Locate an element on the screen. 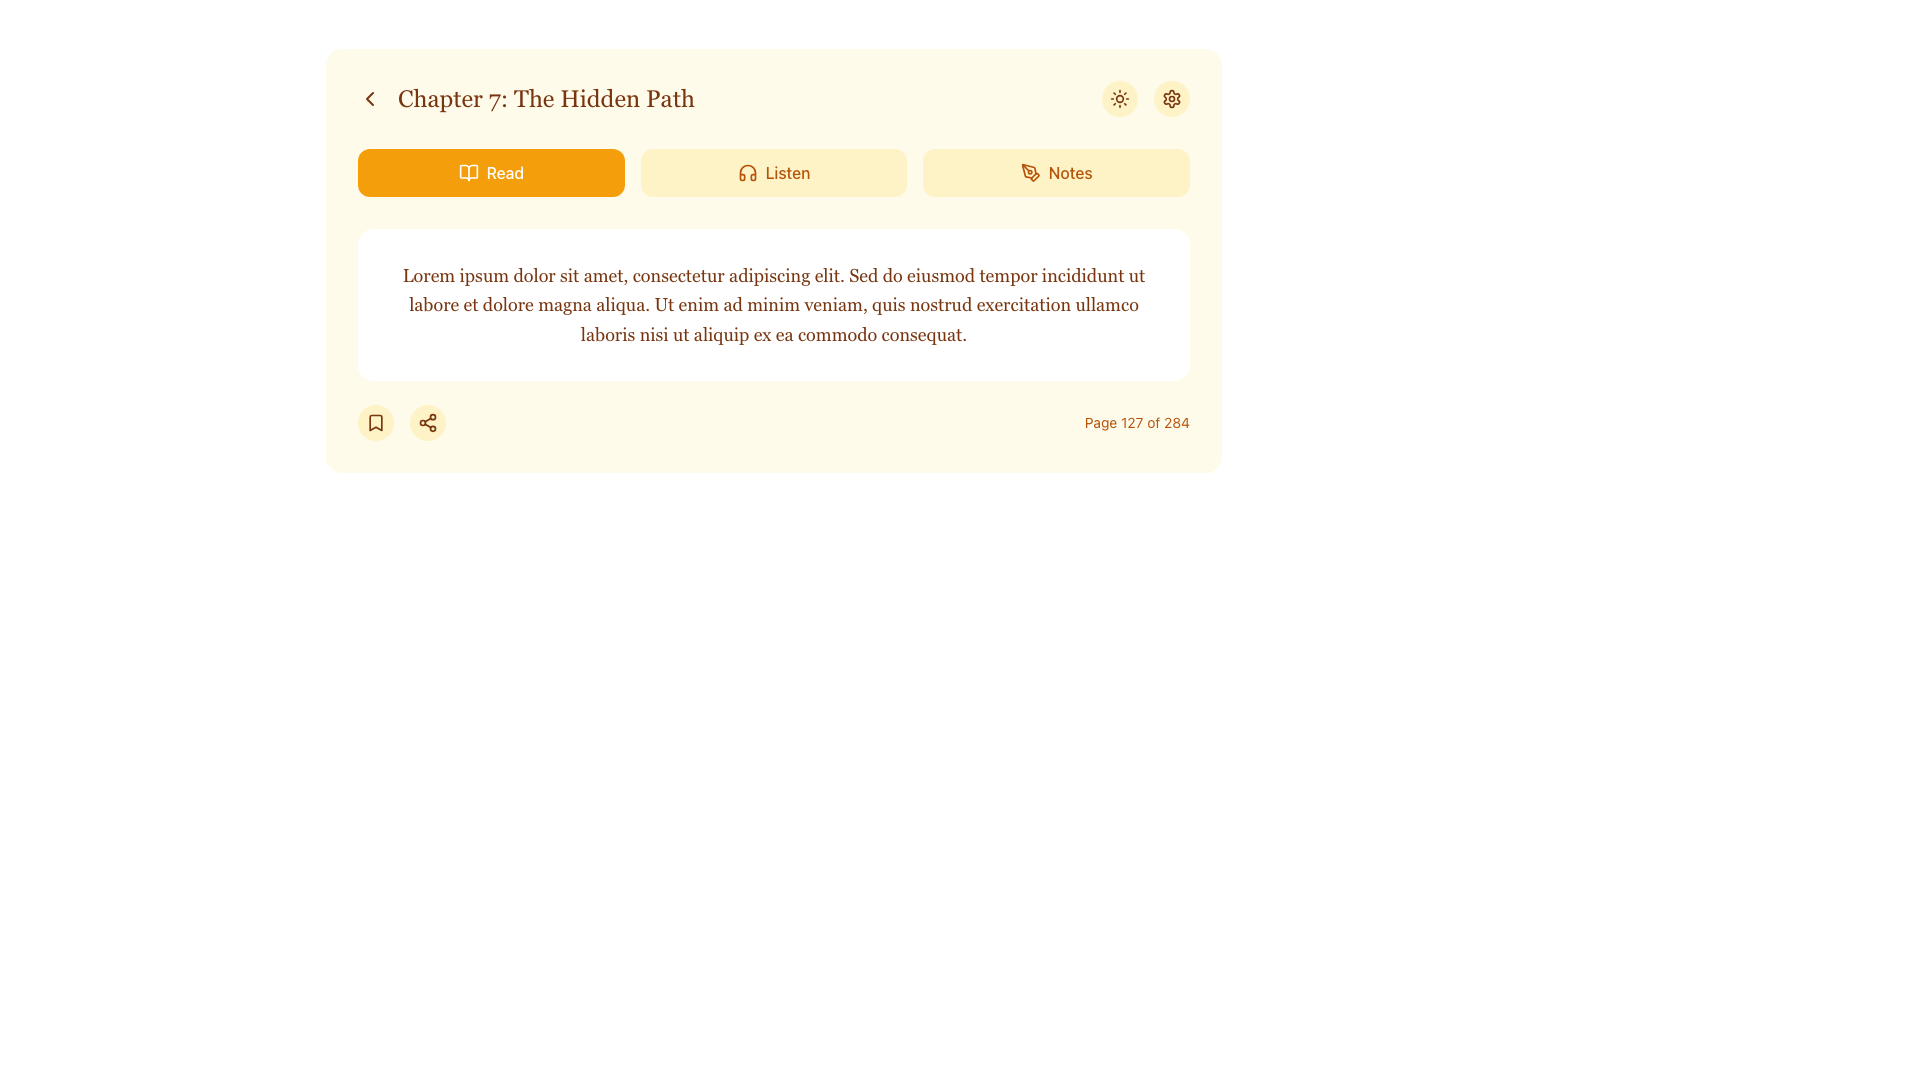  the back button icon located at the far left of the navigation interface is located at coordinates (369, 99).